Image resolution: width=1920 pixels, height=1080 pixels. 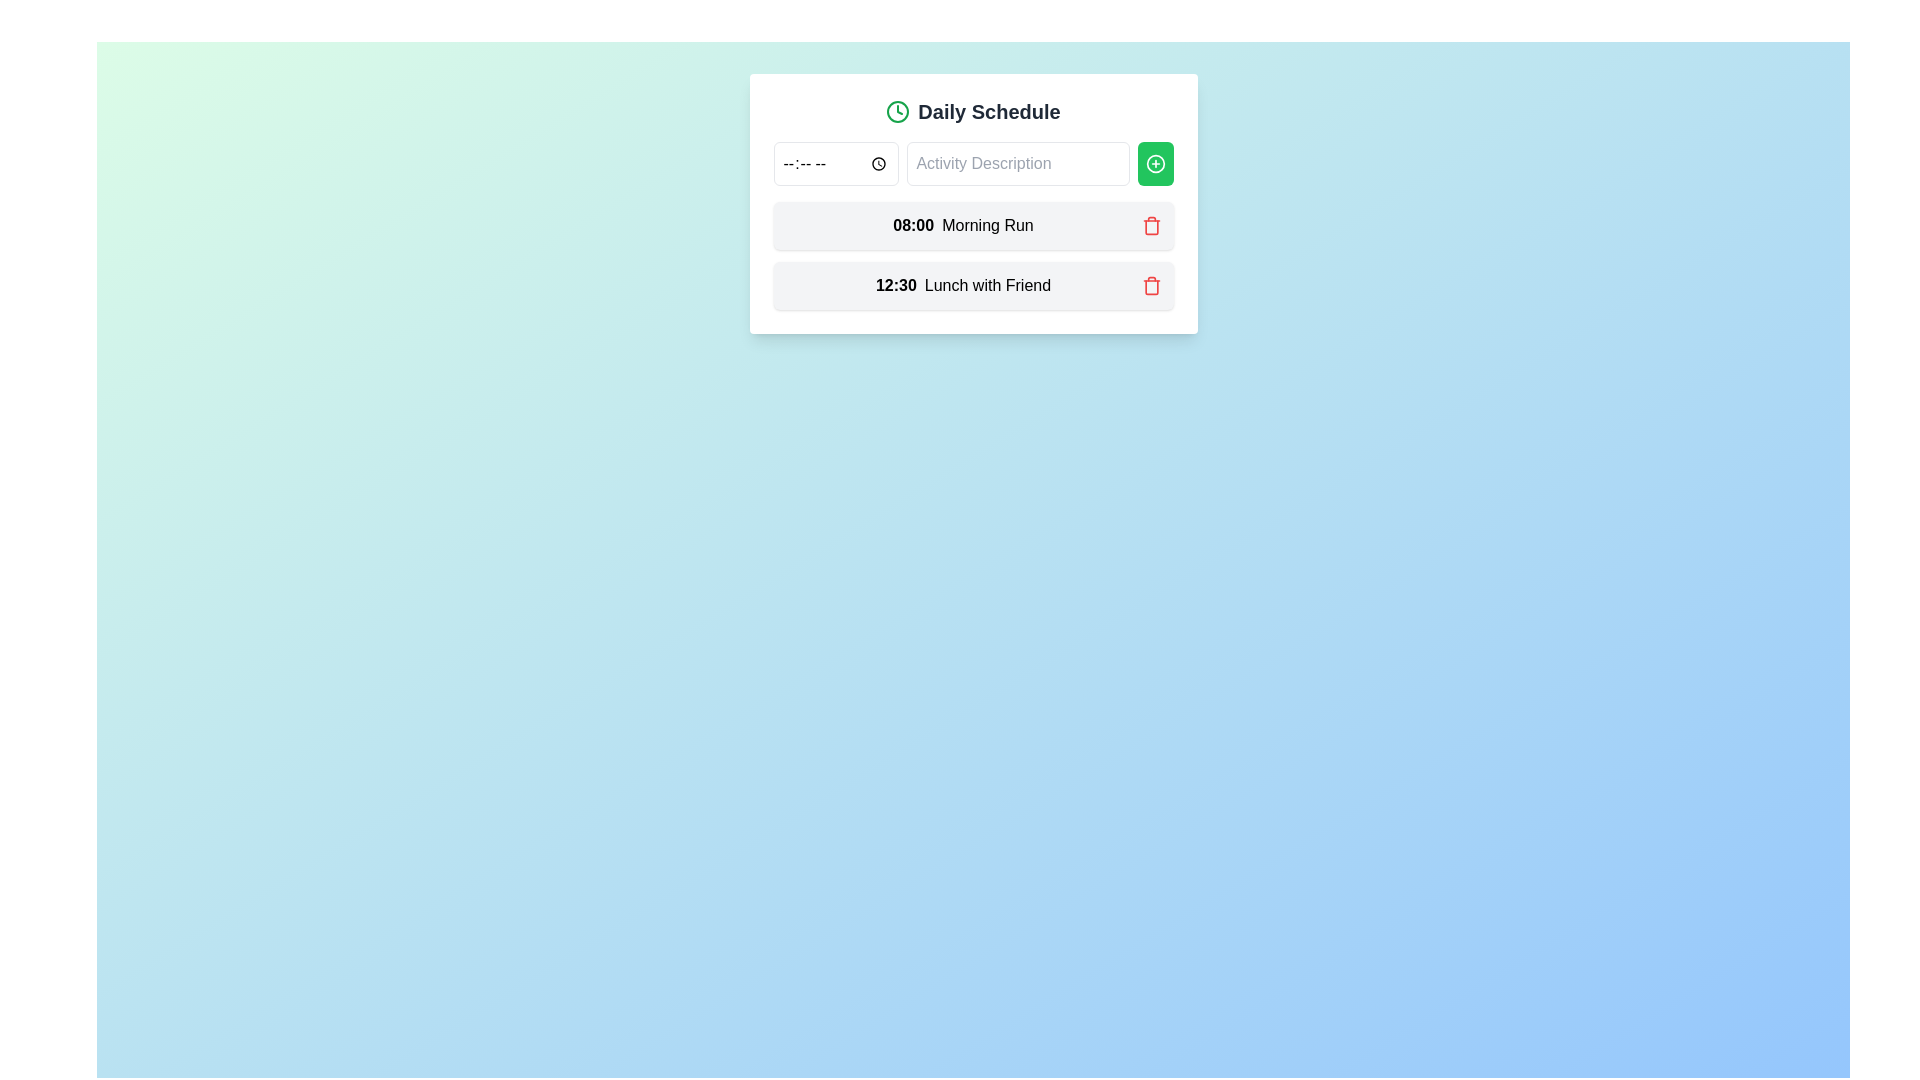 I want to click on the static text label indicating the time for the 'Morning Run' task, which is located in the leftmost position of its row under the 'Daily Schedule' section, so click(x=912, y=225).